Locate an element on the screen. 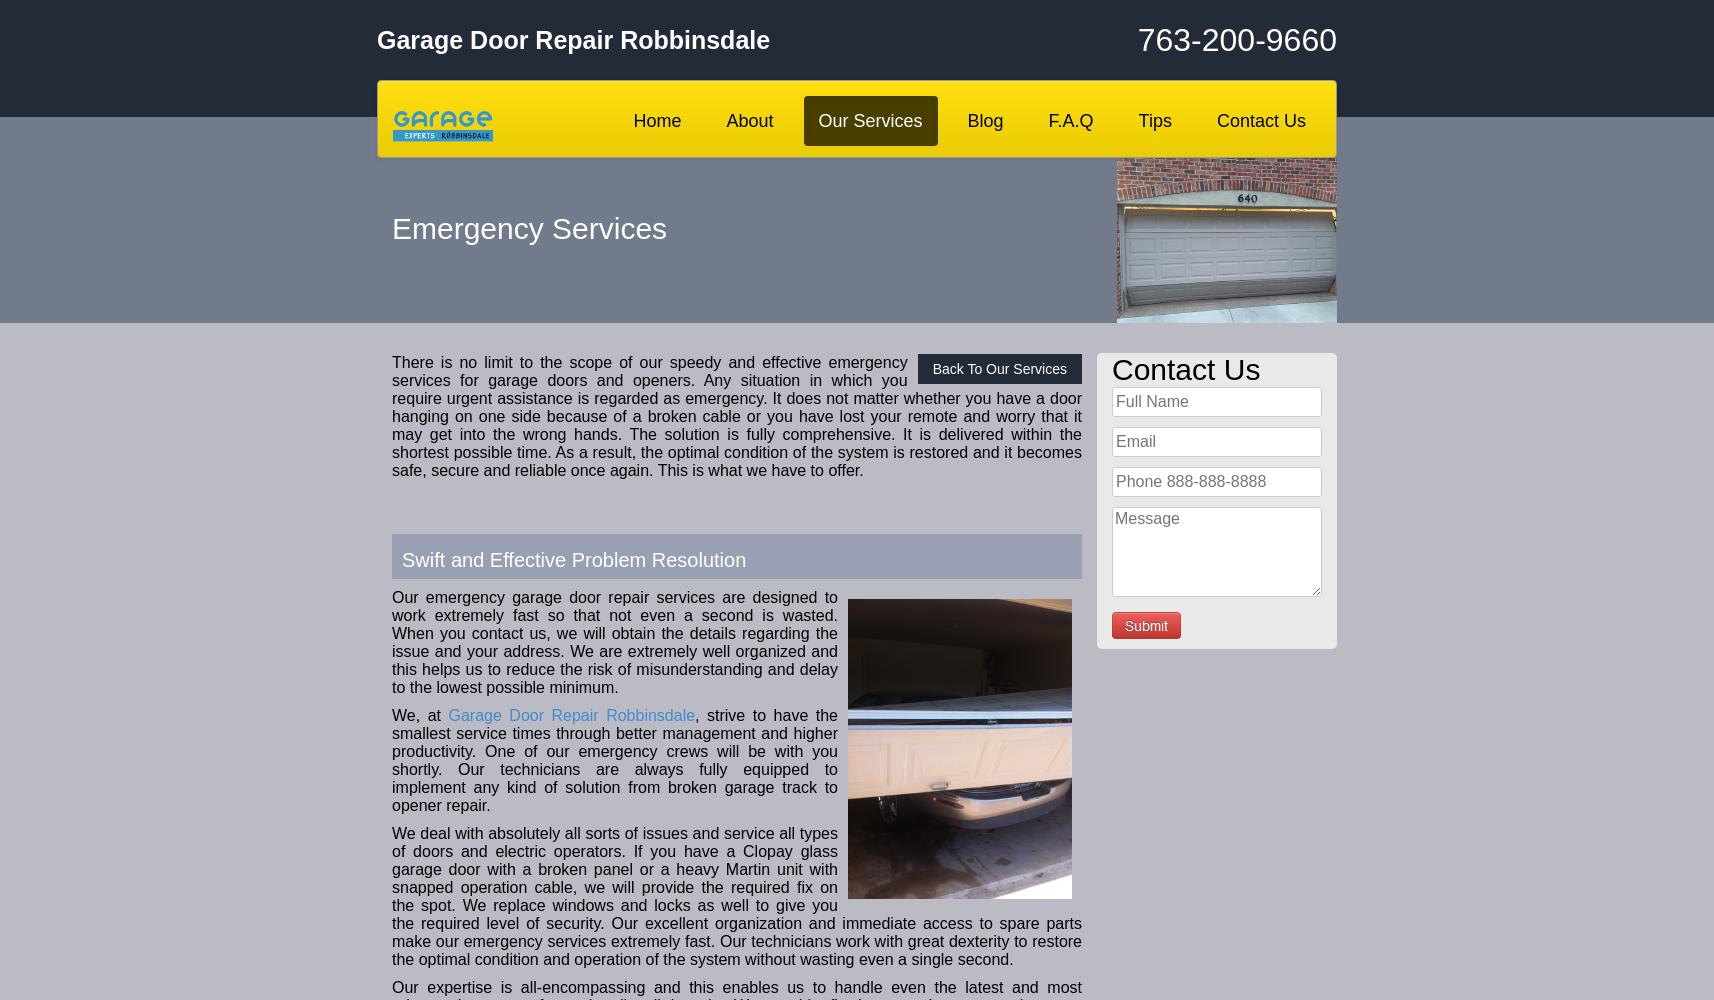 Image resolution: width=1714 pixels, height=1000 pixels. 'Home' is located at coordinates (655, 120).